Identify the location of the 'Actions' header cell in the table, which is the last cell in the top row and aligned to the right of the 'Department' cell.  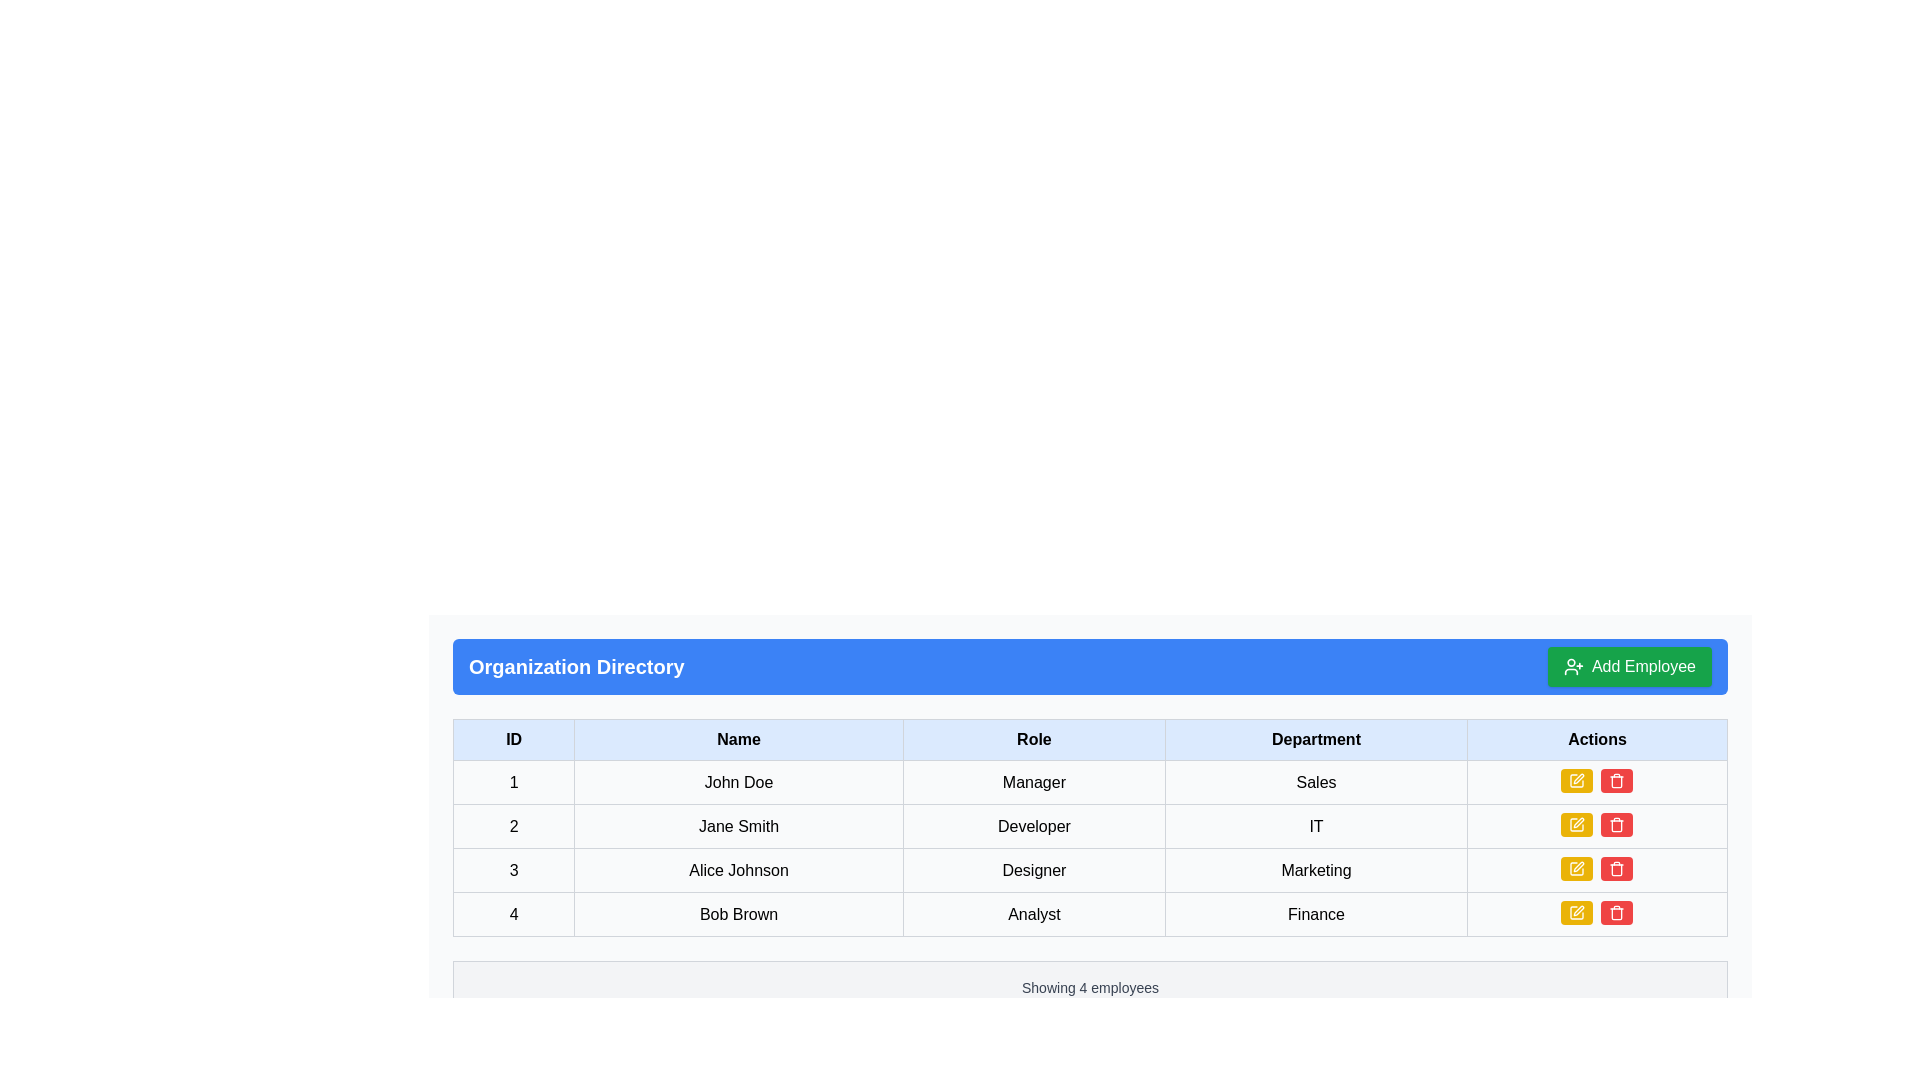
(1596, 740).